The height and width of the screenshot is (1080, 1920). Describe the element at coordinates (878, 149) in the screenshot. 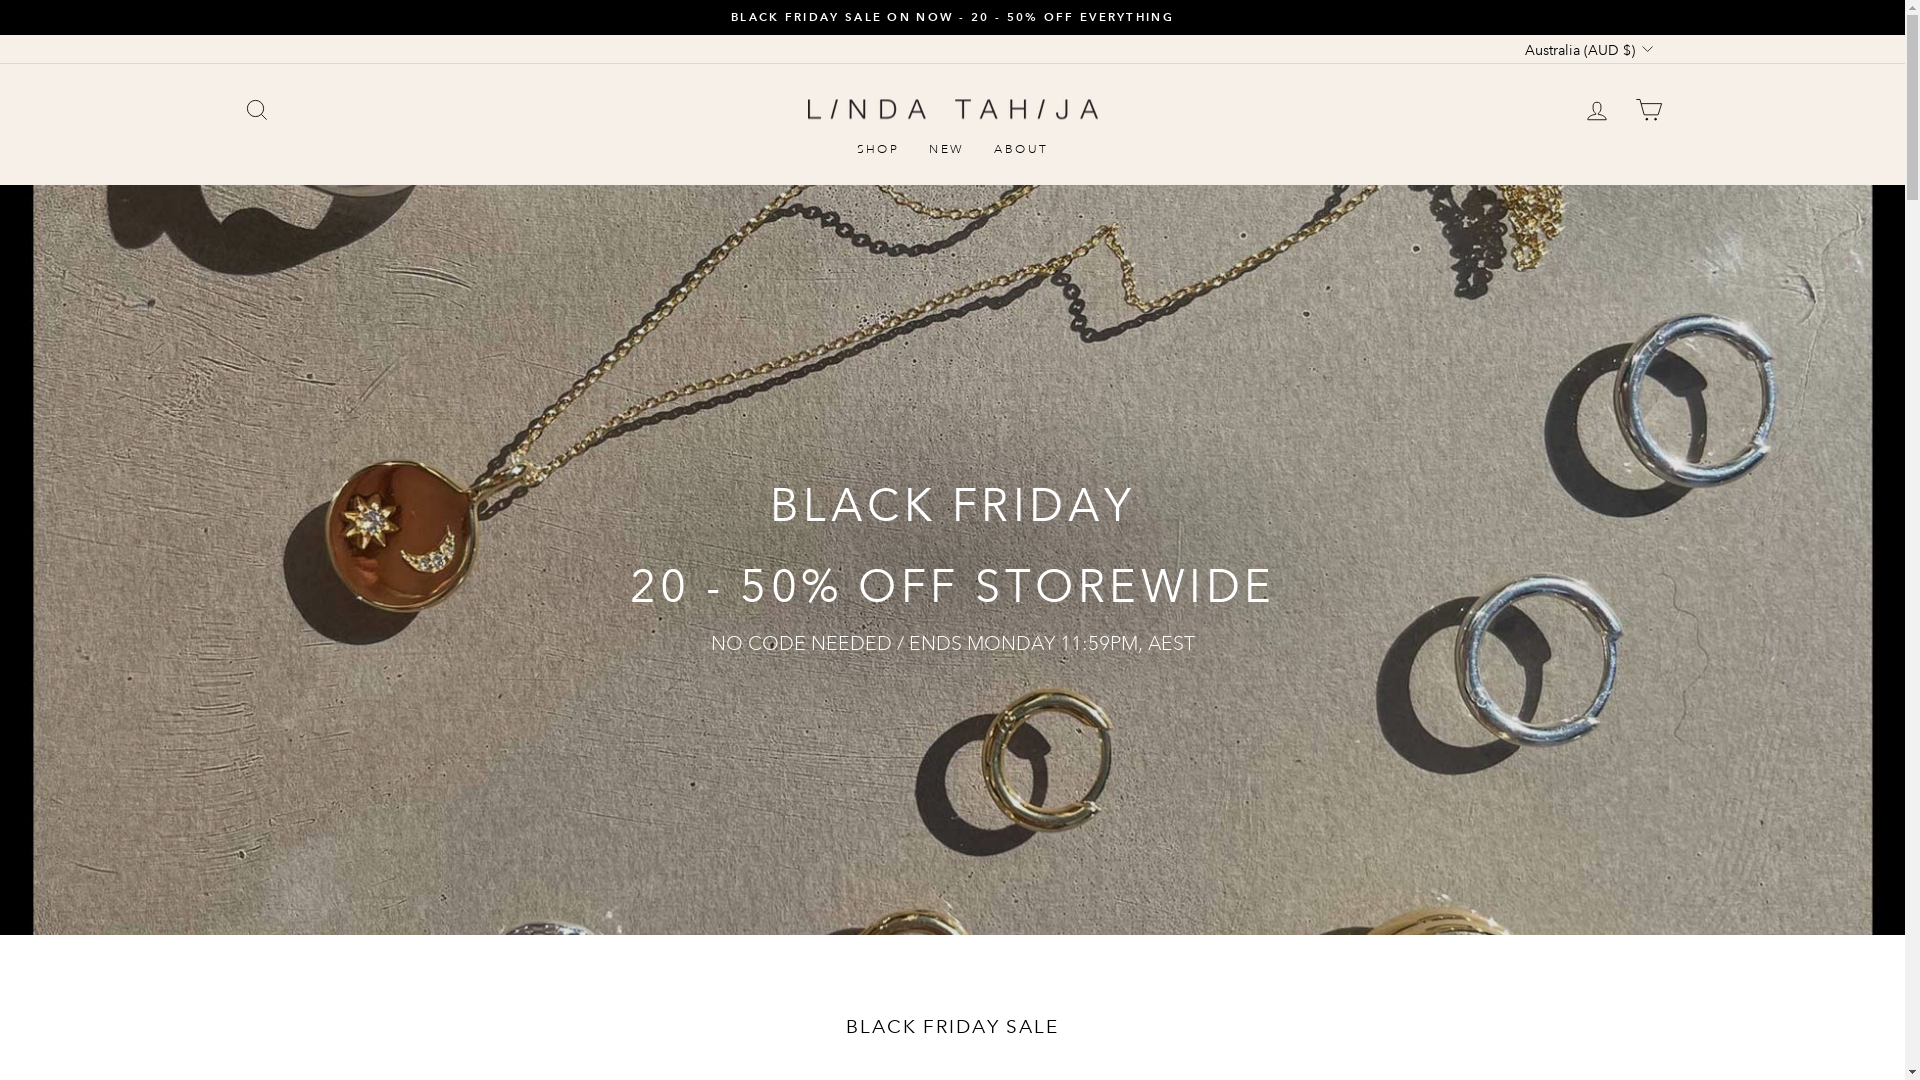

I see `'SHOP'` at that location.